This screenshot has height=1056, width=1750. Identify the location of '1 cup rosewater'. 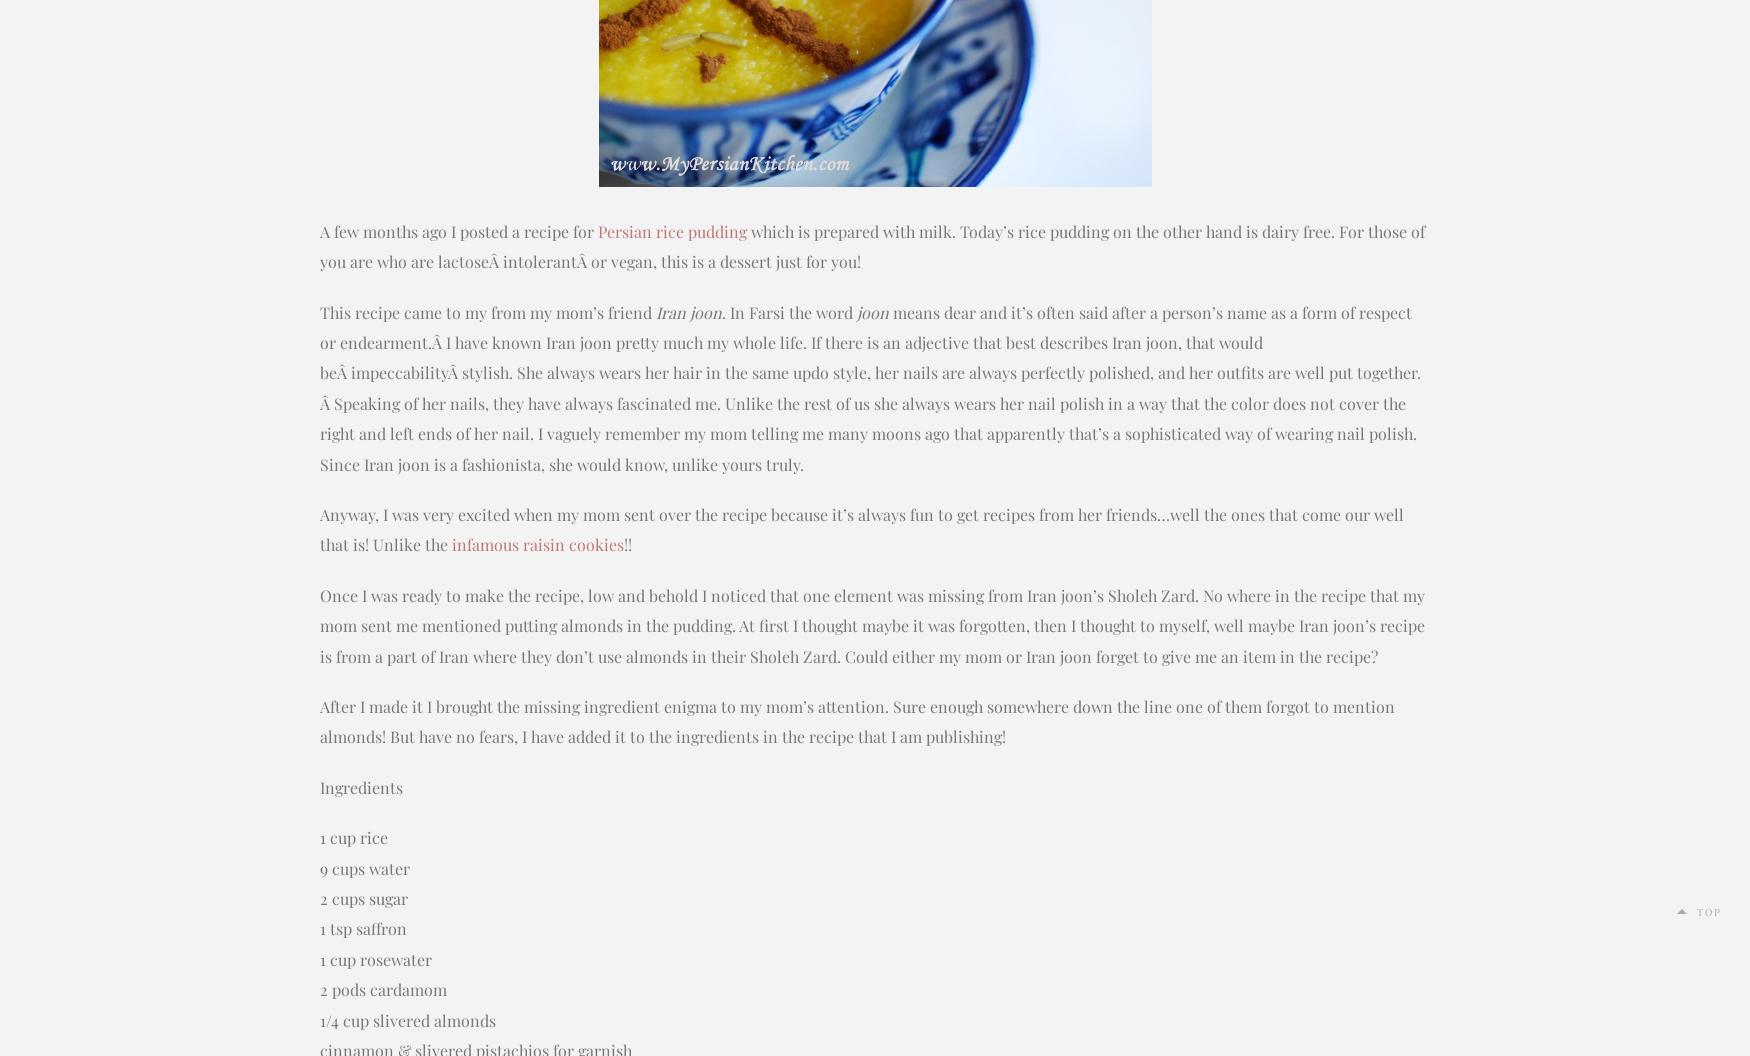
(375, 958).